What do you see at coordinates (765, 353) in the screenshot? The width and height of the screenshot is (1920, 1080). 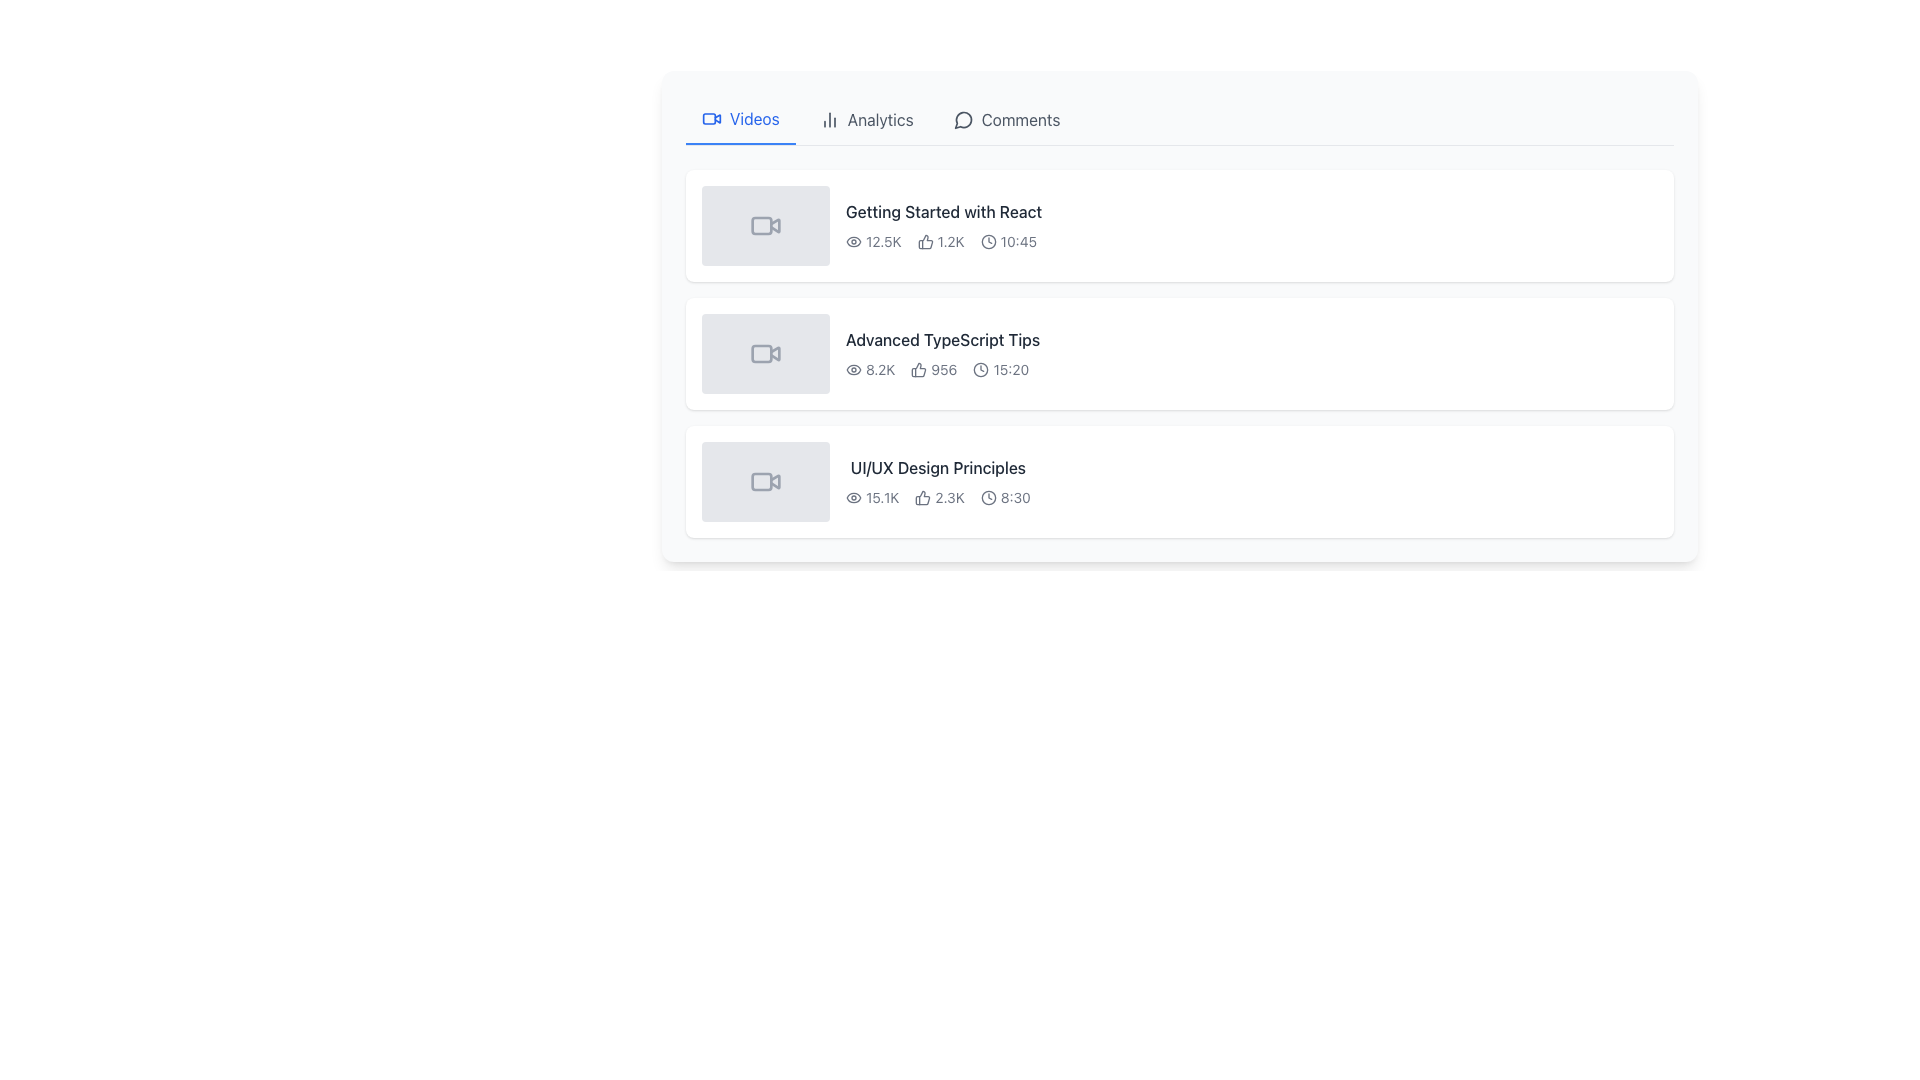 I see `the SVG icon representing the video thumbnail for the 'Advanced TypeScript Tips' entry, which is the second item in the vertical list` at bounding box center [765, 353].